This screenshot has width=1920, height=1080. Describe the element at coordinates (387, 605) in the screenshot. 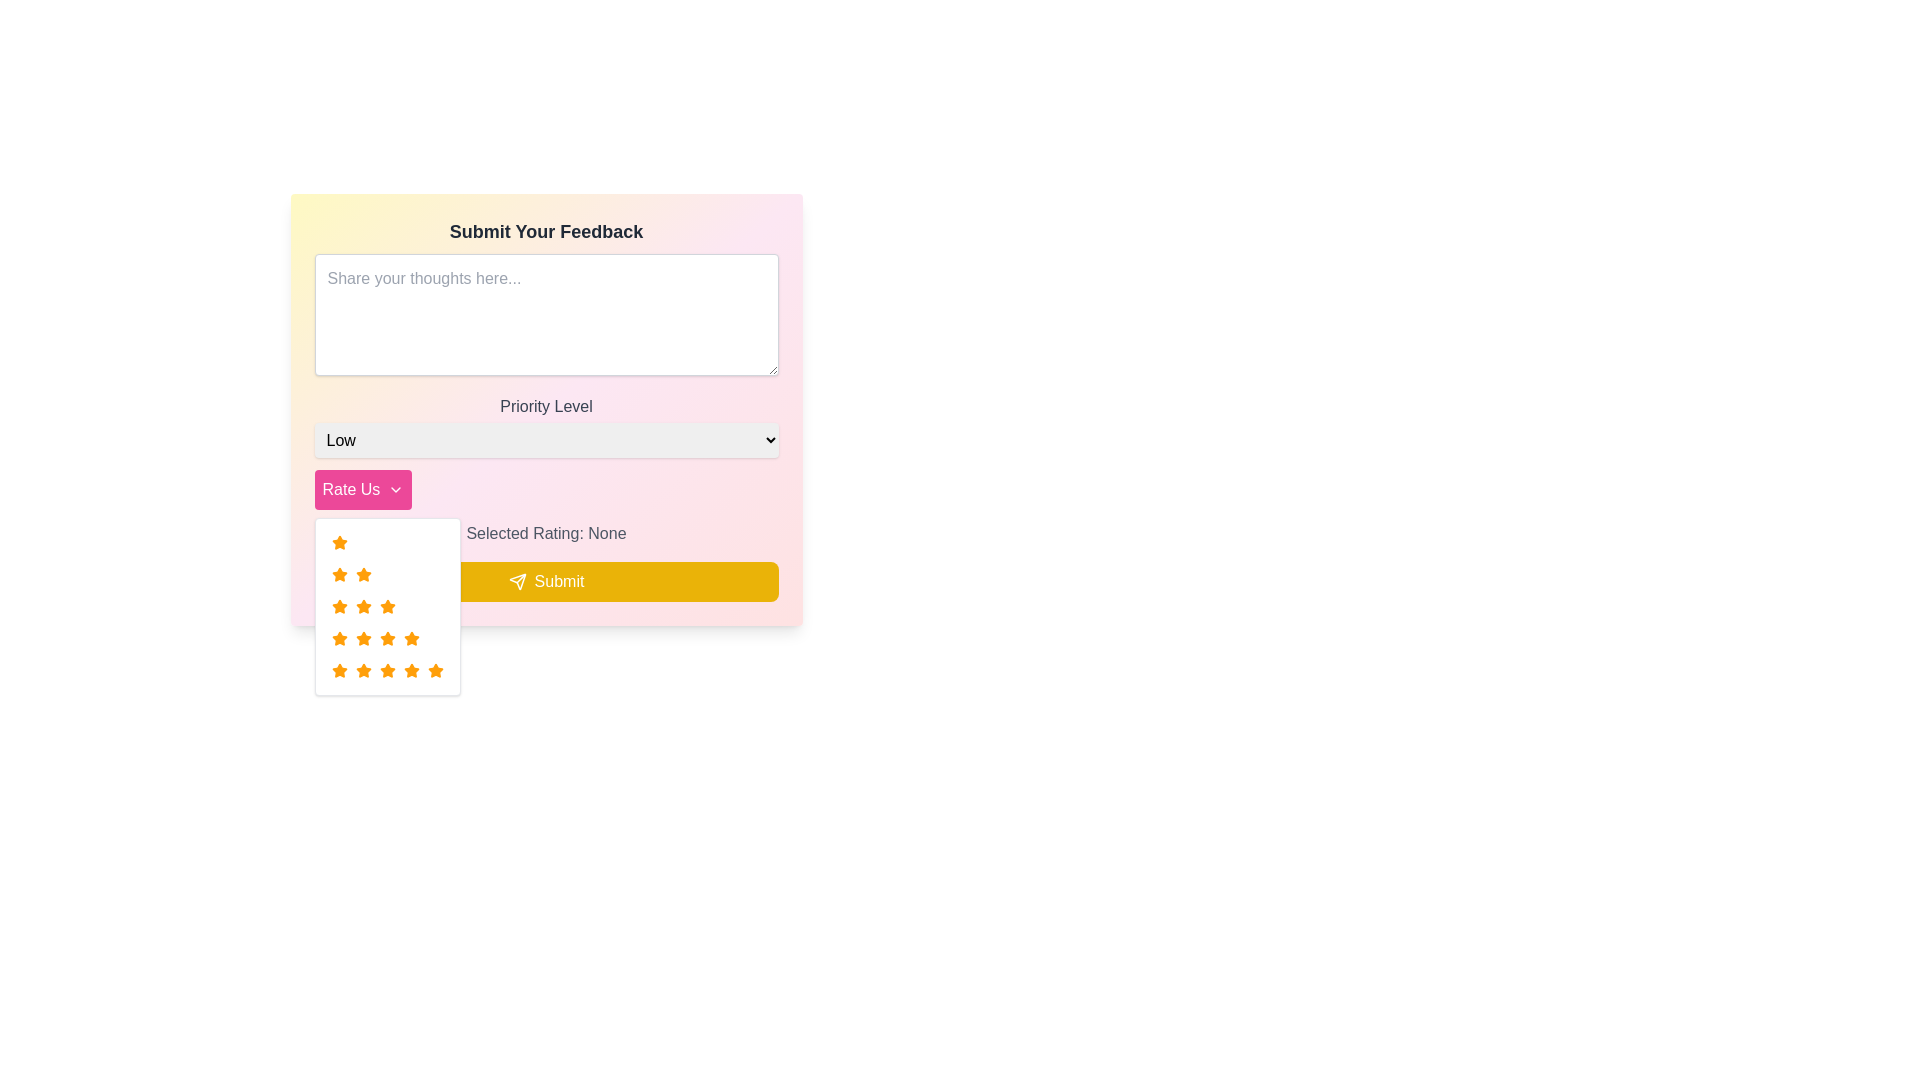

I see `the first star icon in the fifth row of the rating grid in the 'Rate Us' dropdown modal` at that location.